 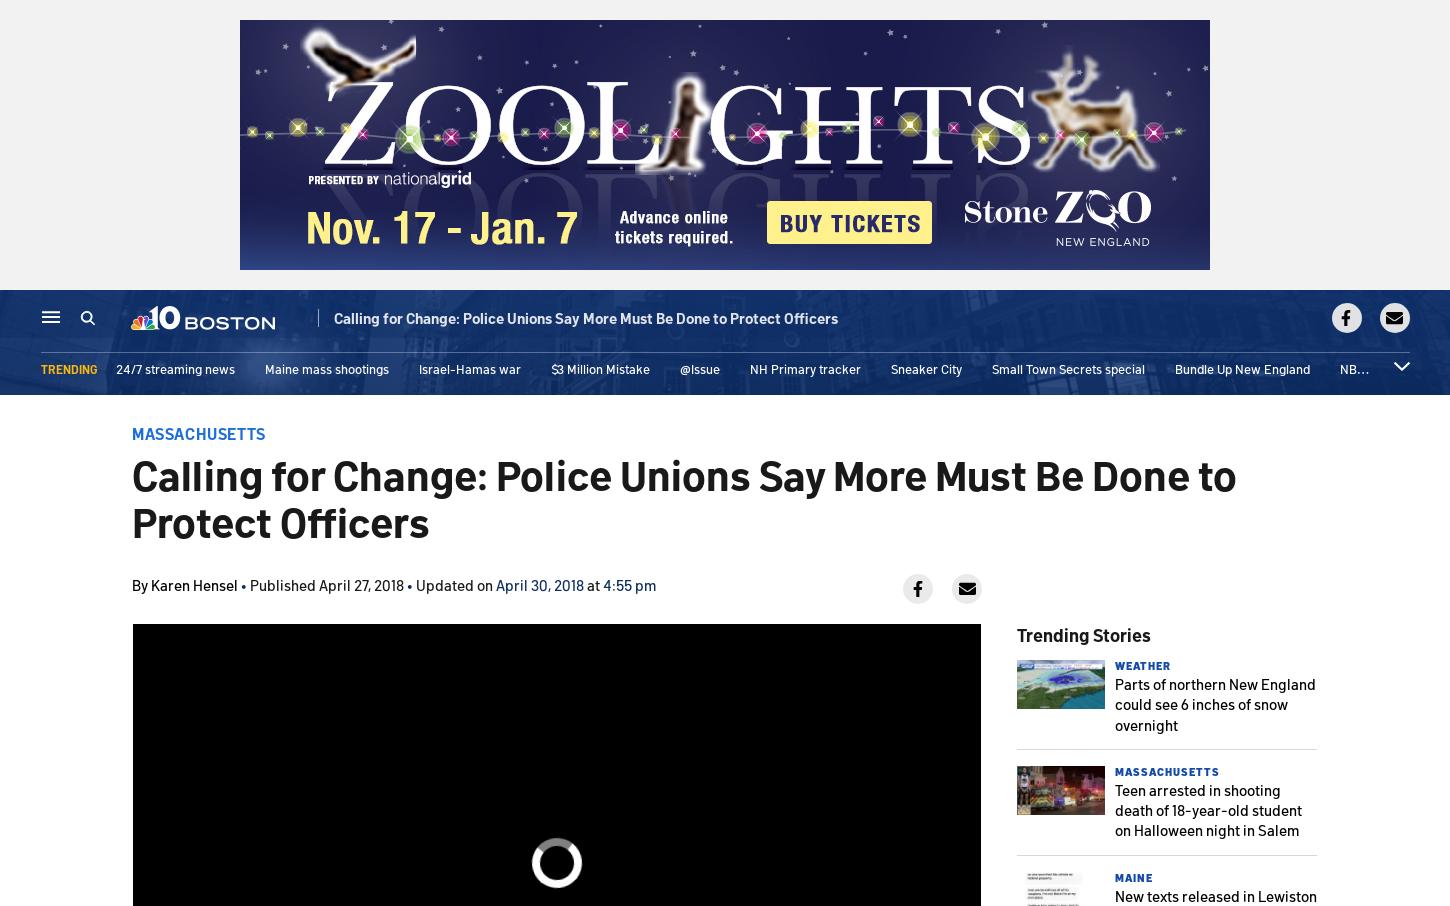 I want to click on '32º', so click(x=1300, y=323).